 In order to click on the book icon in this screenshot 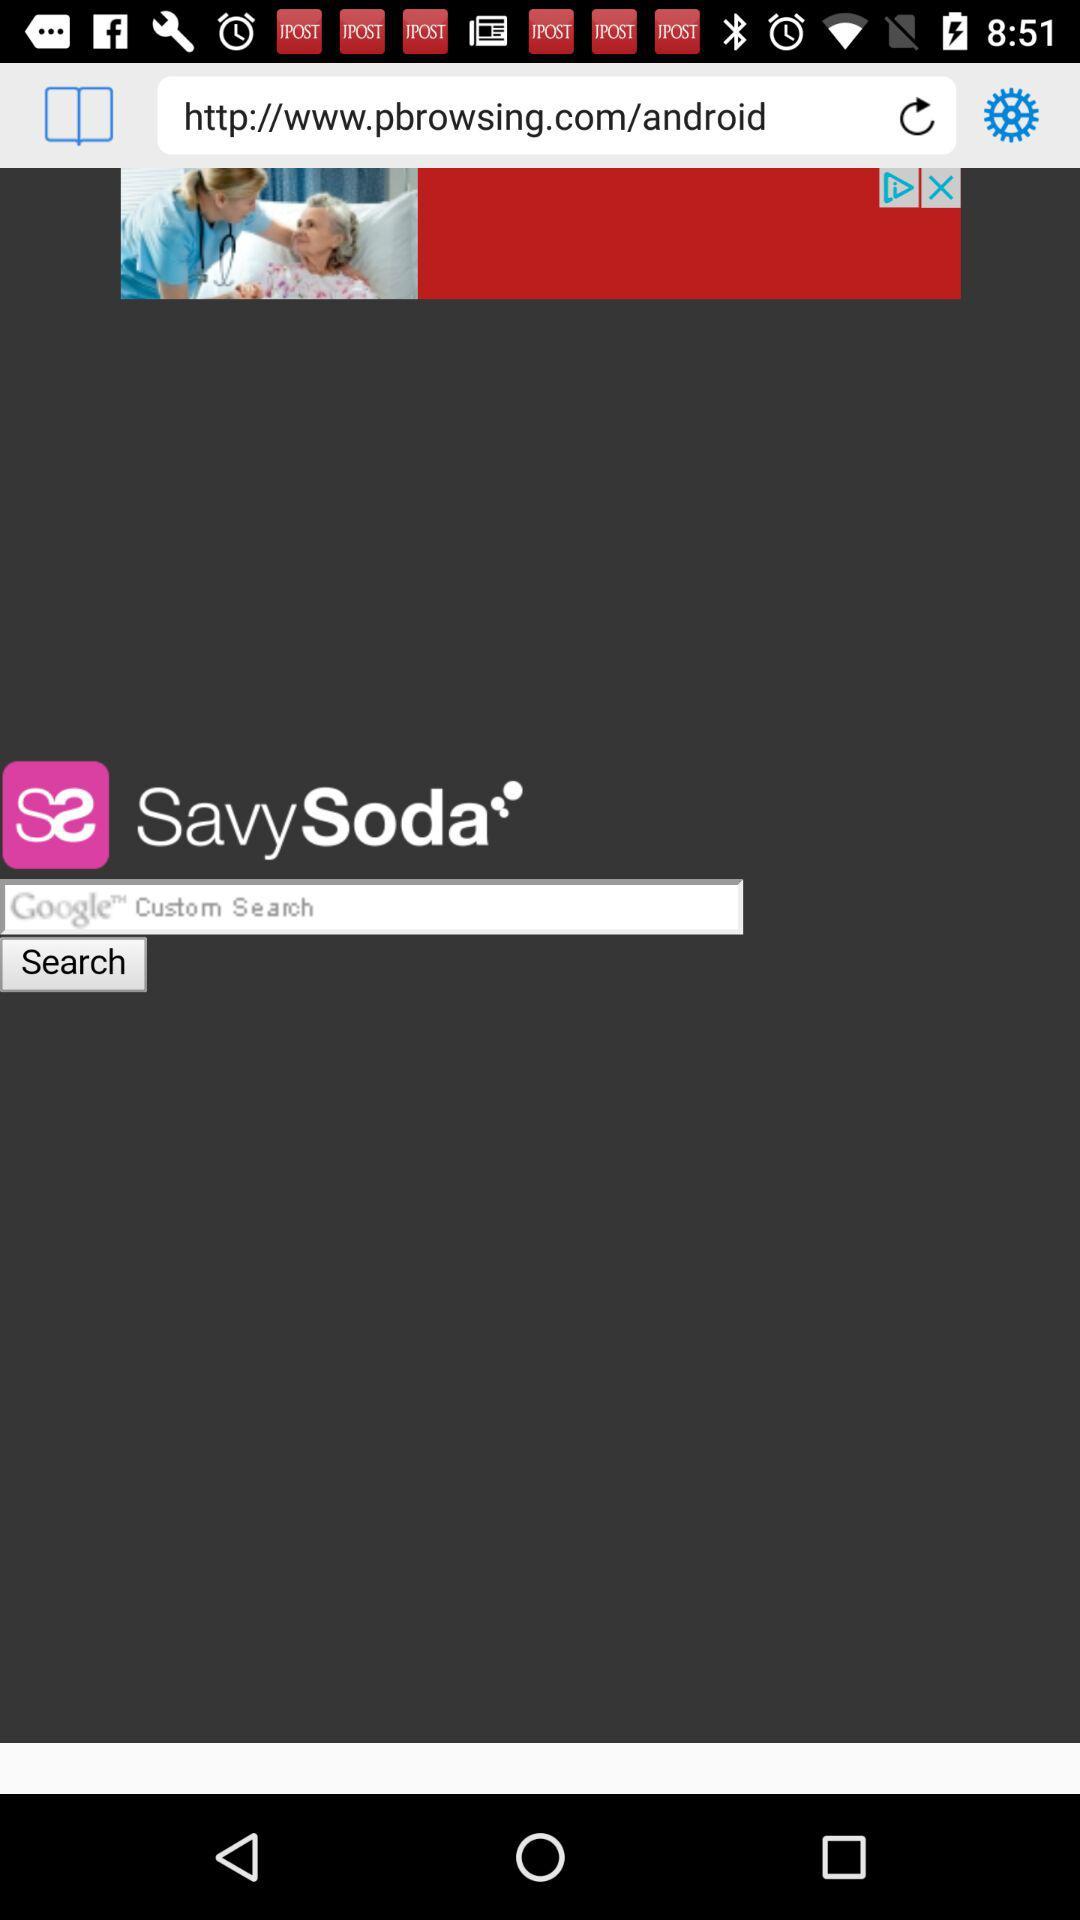, I will do `click(77, 114)`.